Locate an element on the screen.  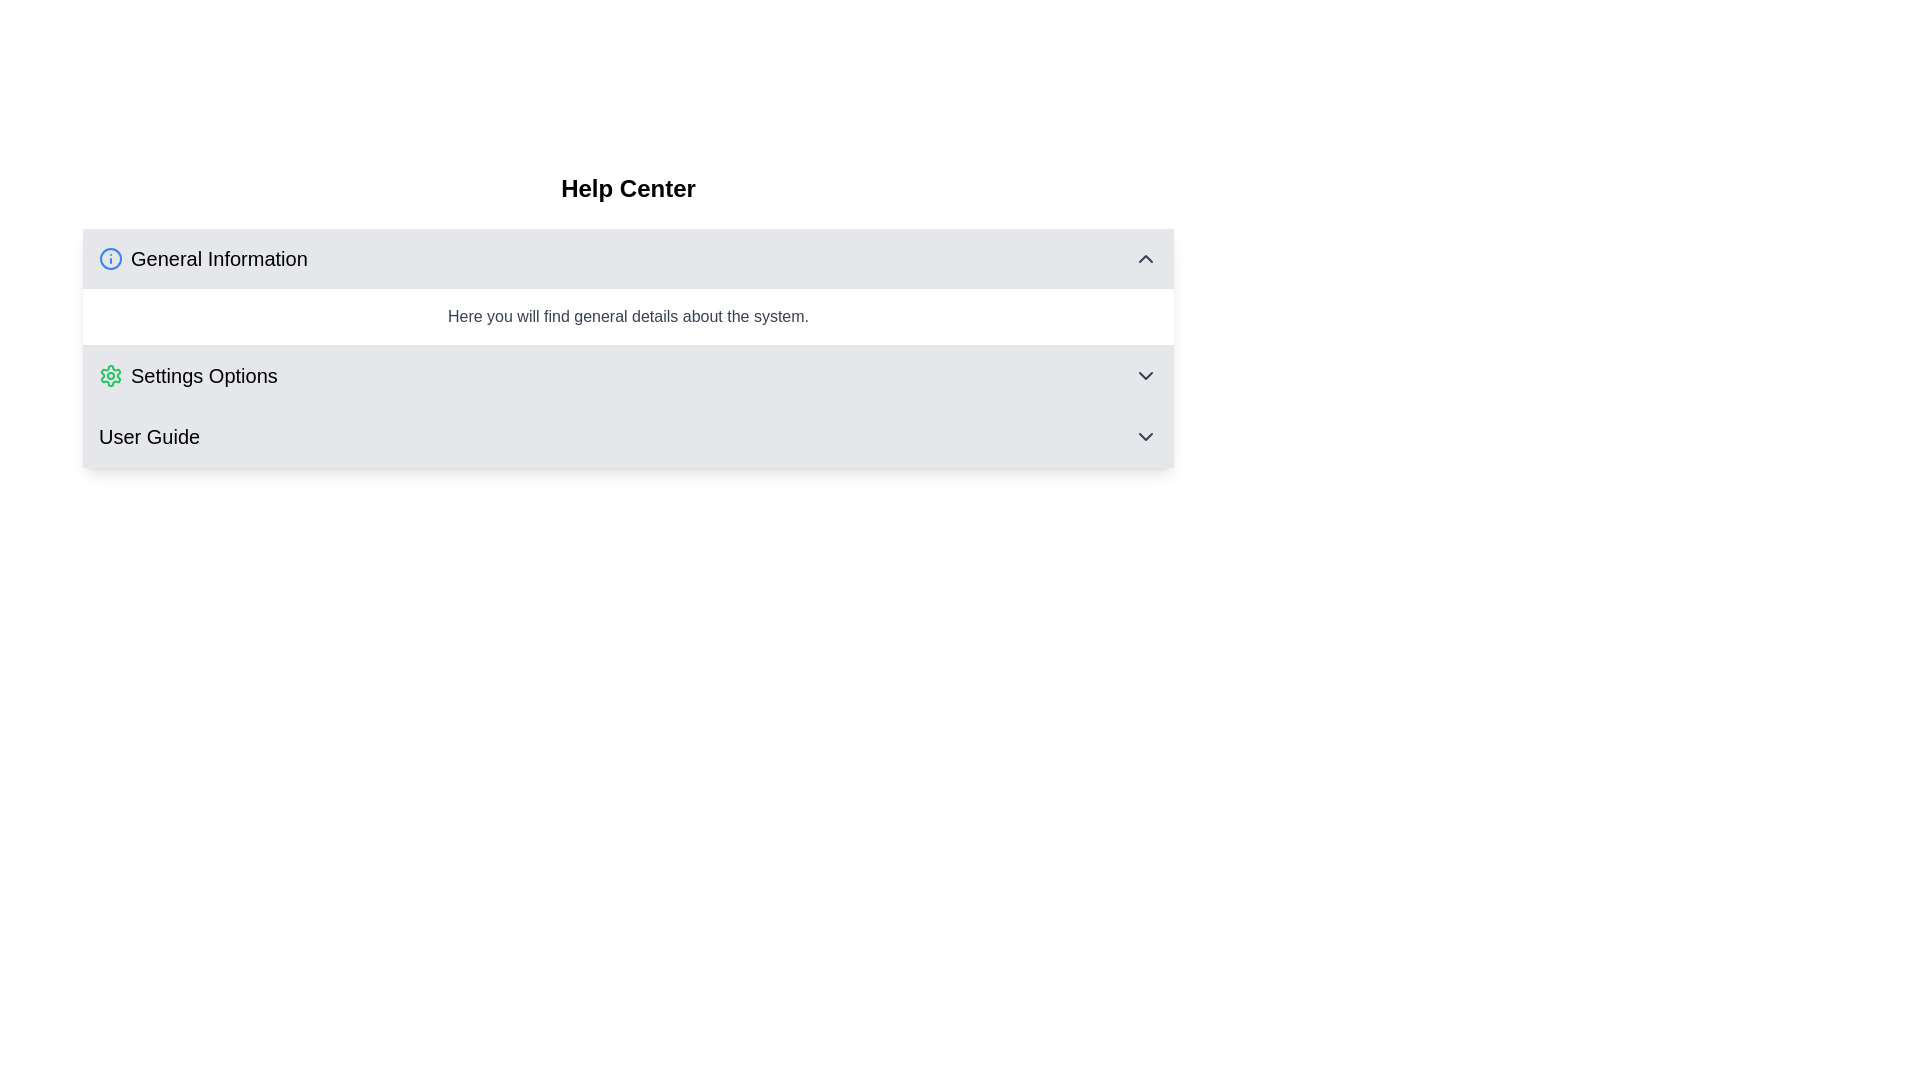
the 'General Information' text label with accompanying icon is located at coordinates (203, 257).